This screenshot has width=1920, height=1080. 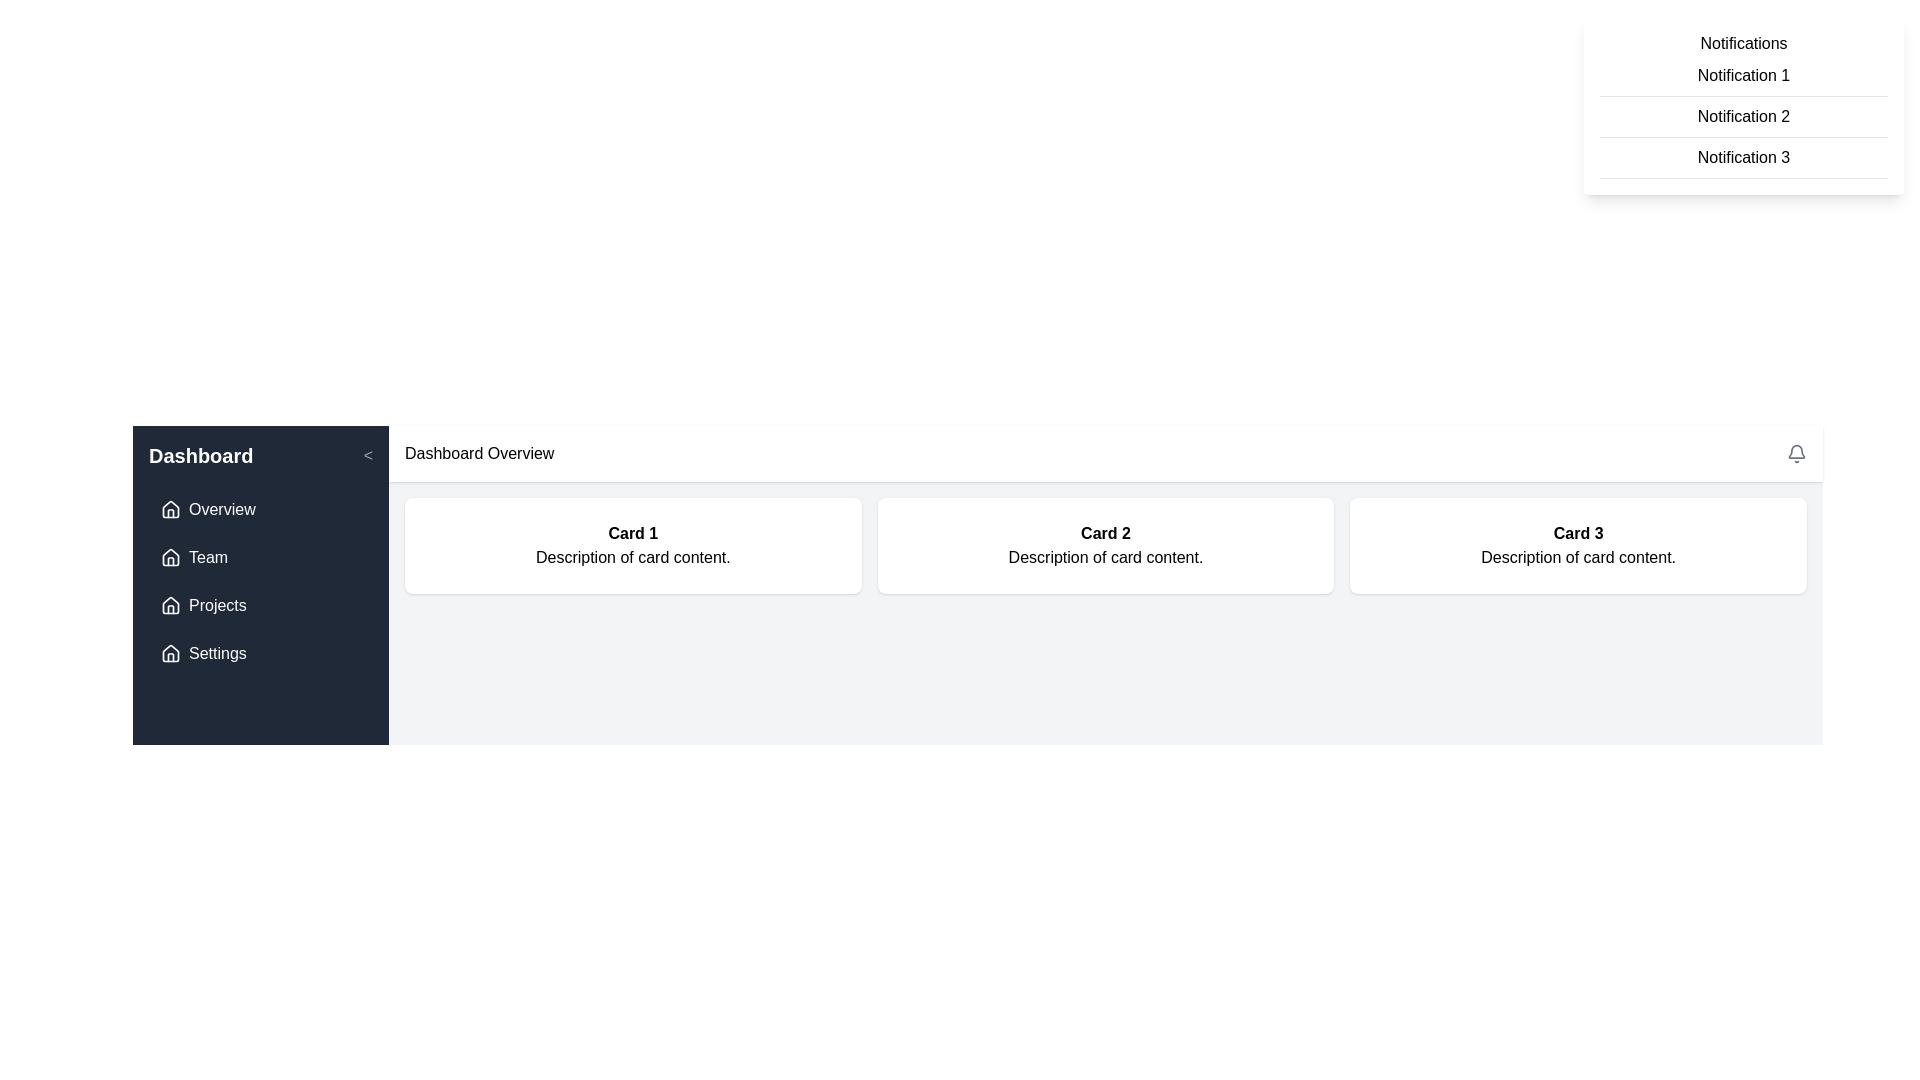 What do you see at coordinates (171, 604) in the screenshot?
I see `the 'Projects' icon located in the left sidebar, which serves as a visual indicator for navigating to the Projects section` at bounding box center [171, 604].